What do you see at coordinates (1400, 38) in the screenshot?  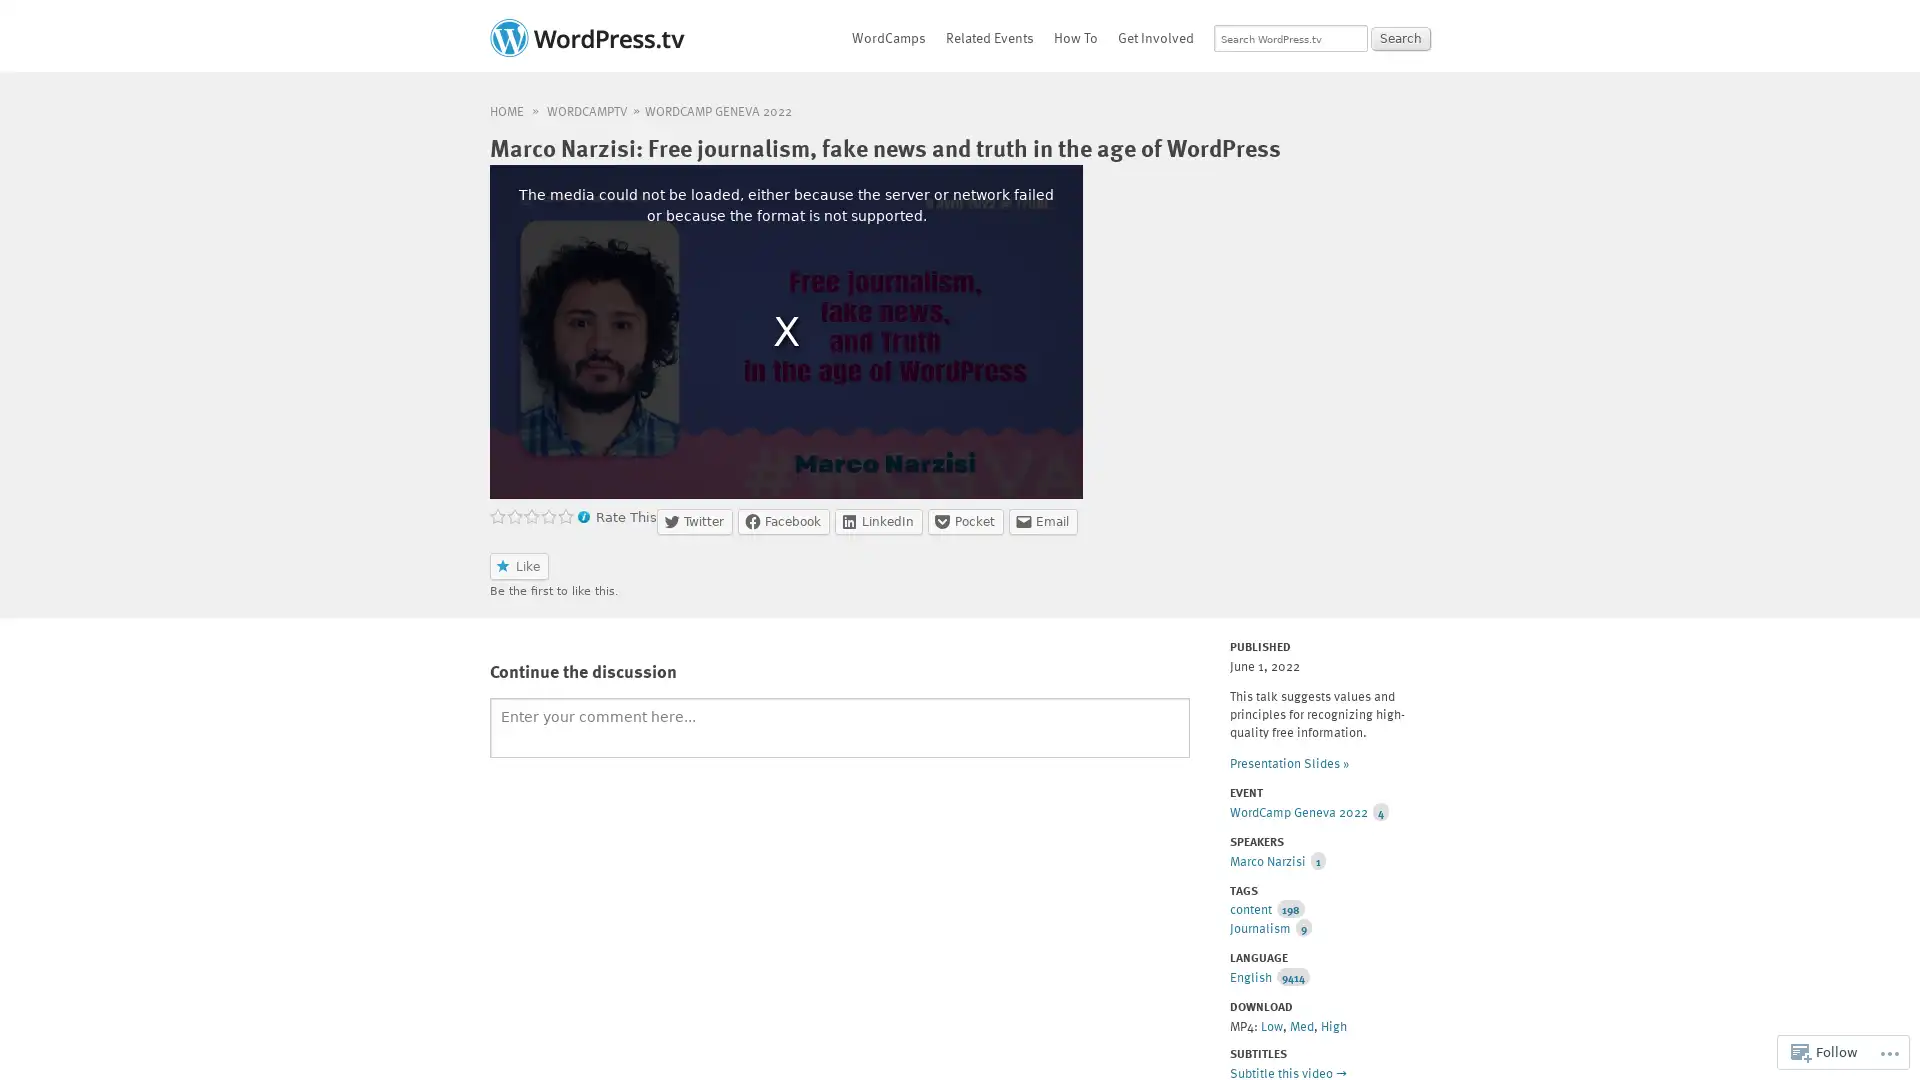 I see `Search` at bounding box center [1400, 38].